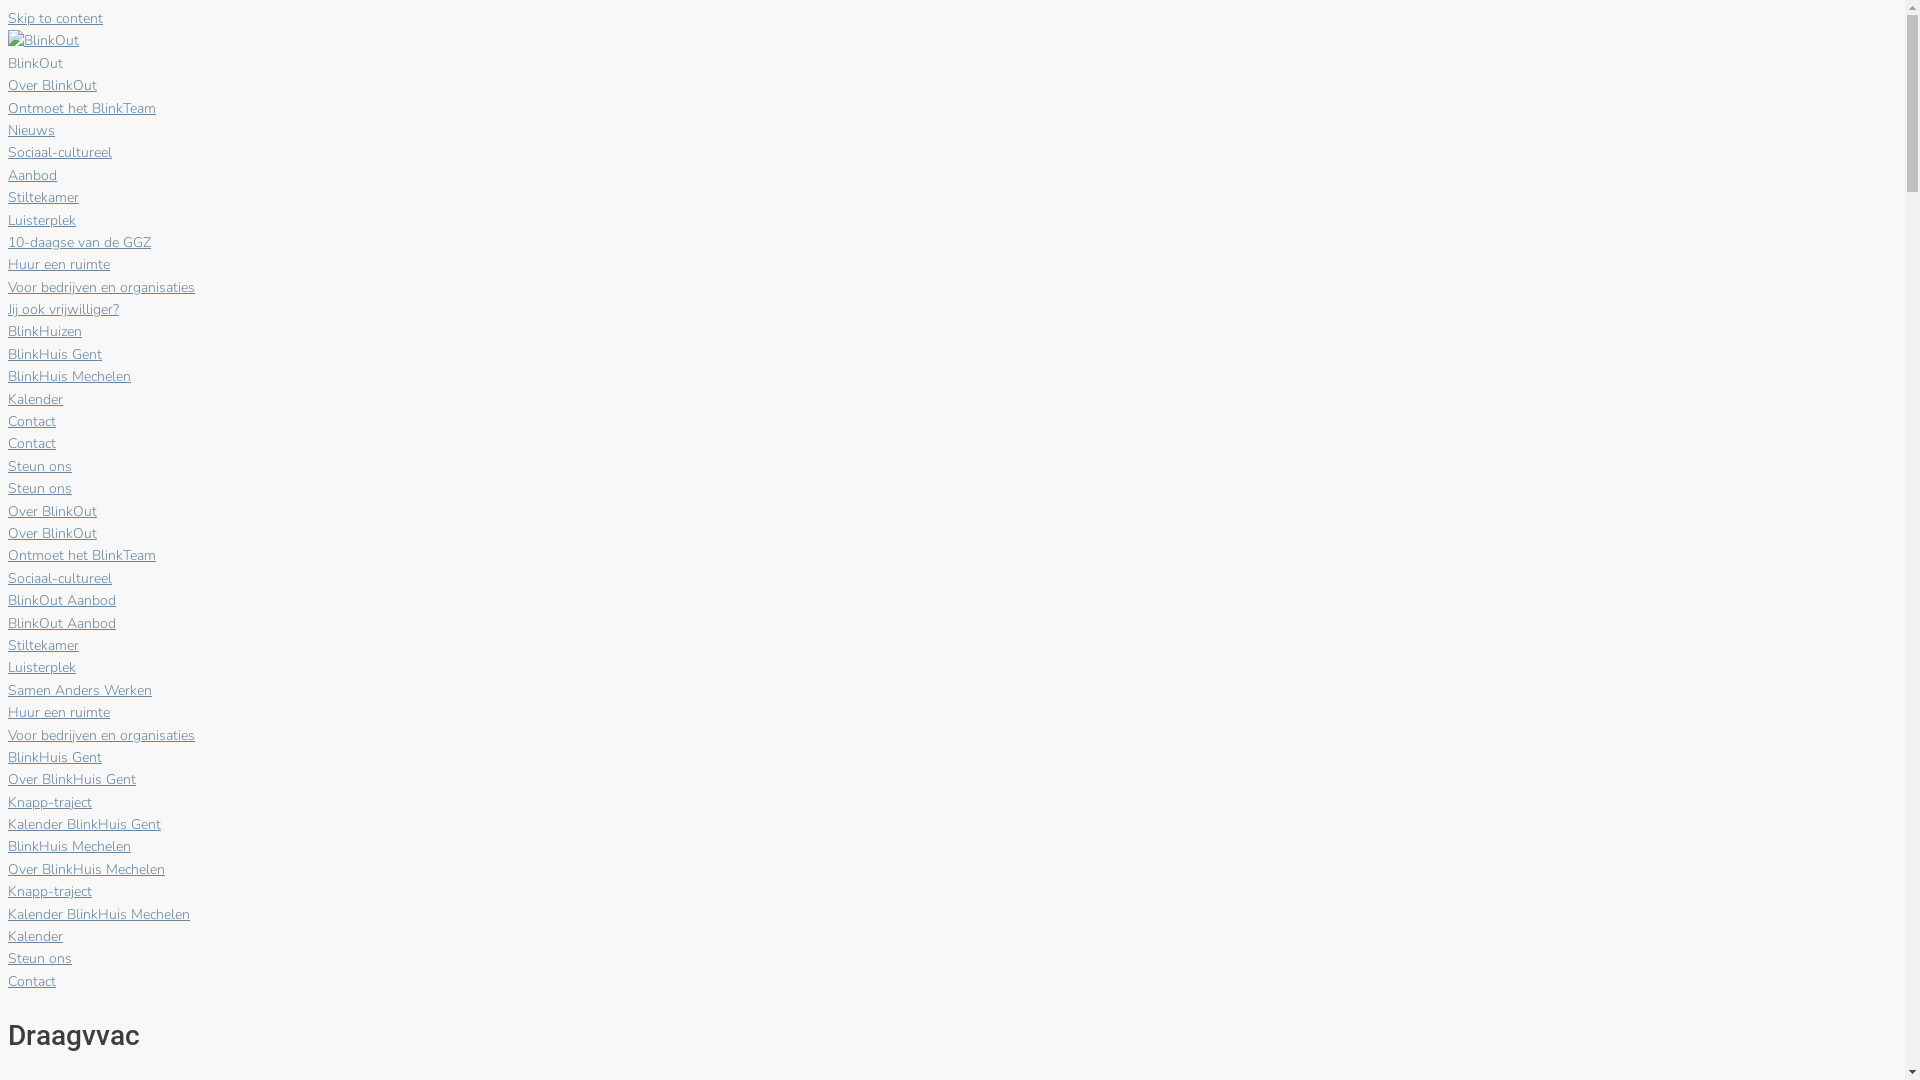  I want to click on 'Ontmoet het BlinkTeam', so click(8, 108).